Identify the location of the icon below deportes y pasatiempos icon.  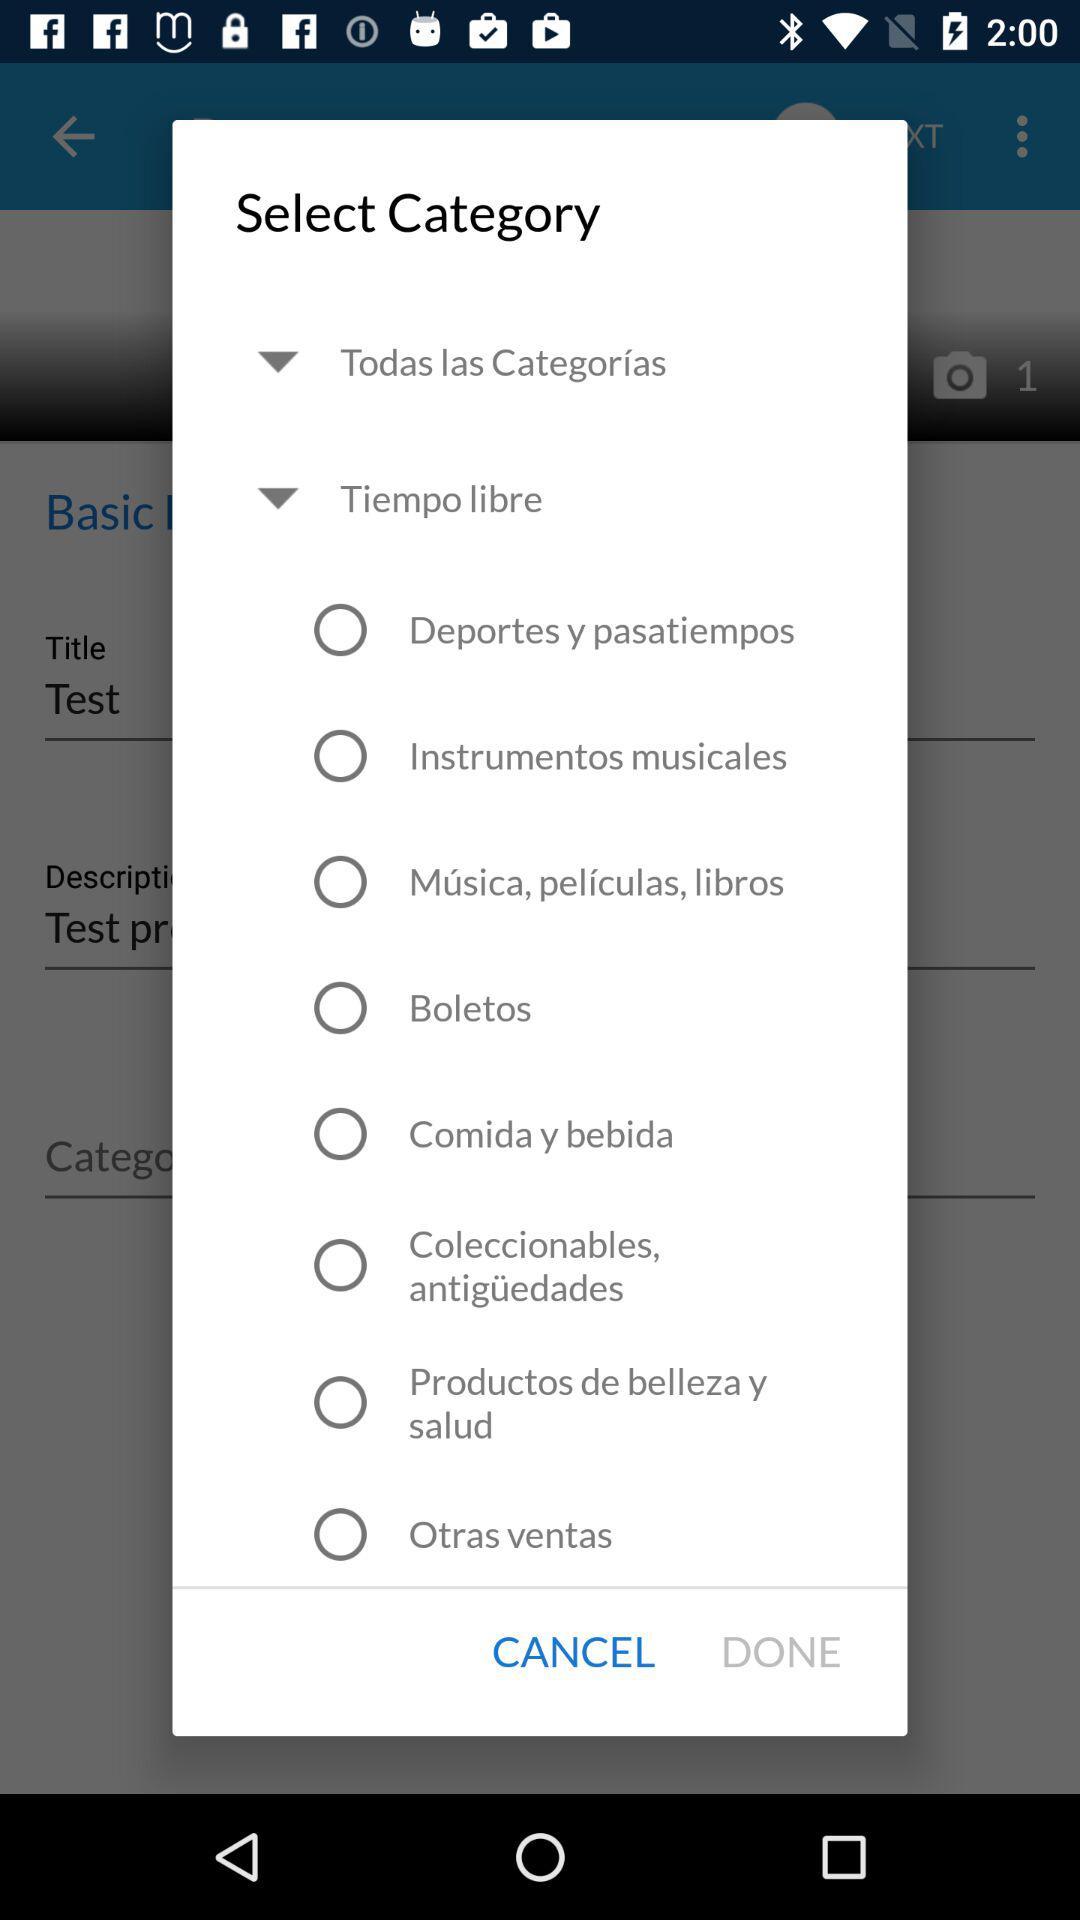
(597, 754).